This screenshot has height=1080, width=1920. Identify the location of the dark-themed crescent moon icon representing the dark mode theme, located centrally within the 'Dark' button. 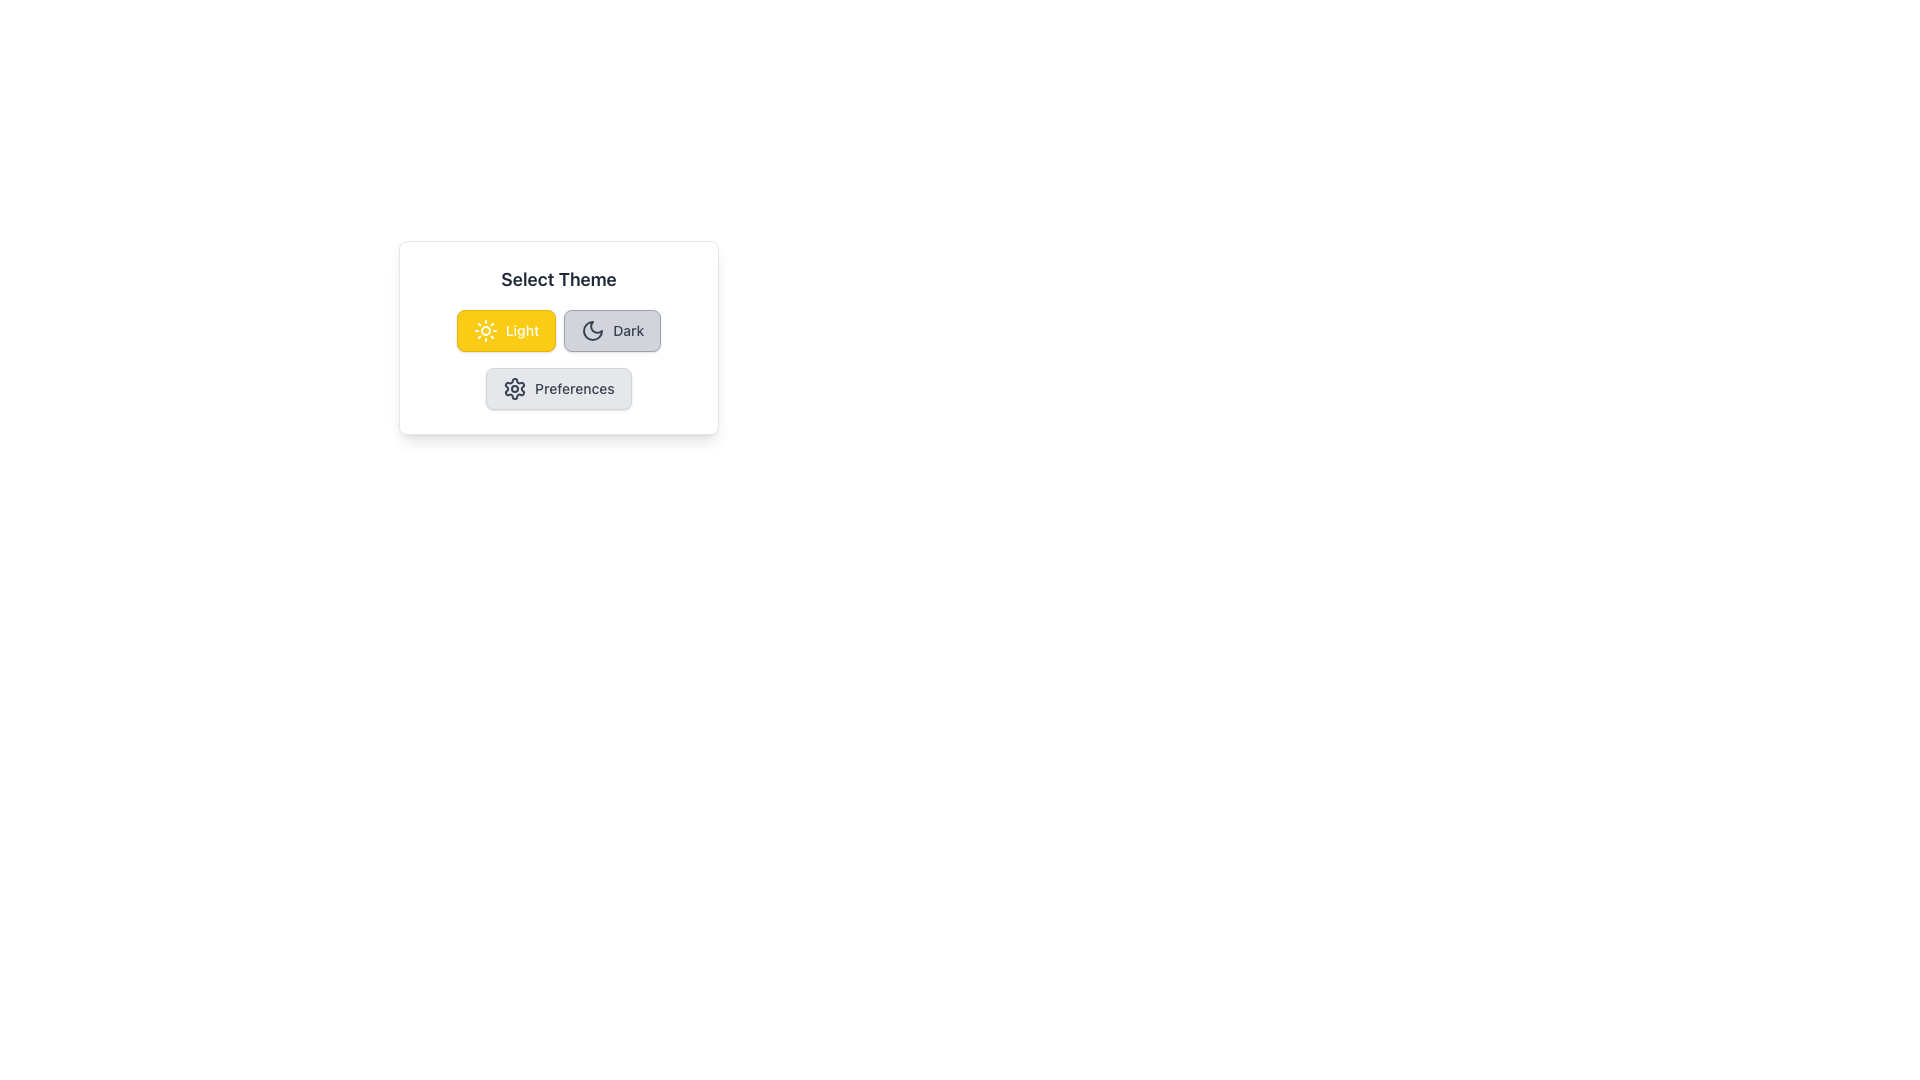
(592, 330).